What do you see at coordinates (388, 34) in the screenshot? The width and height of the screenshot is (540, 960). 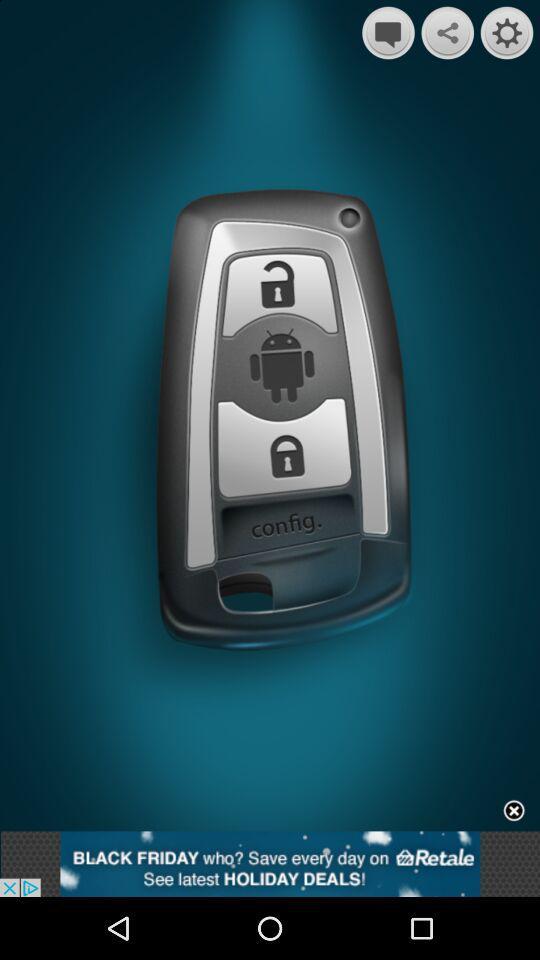 I see `the chat icon` at bounding box center [388, 34].